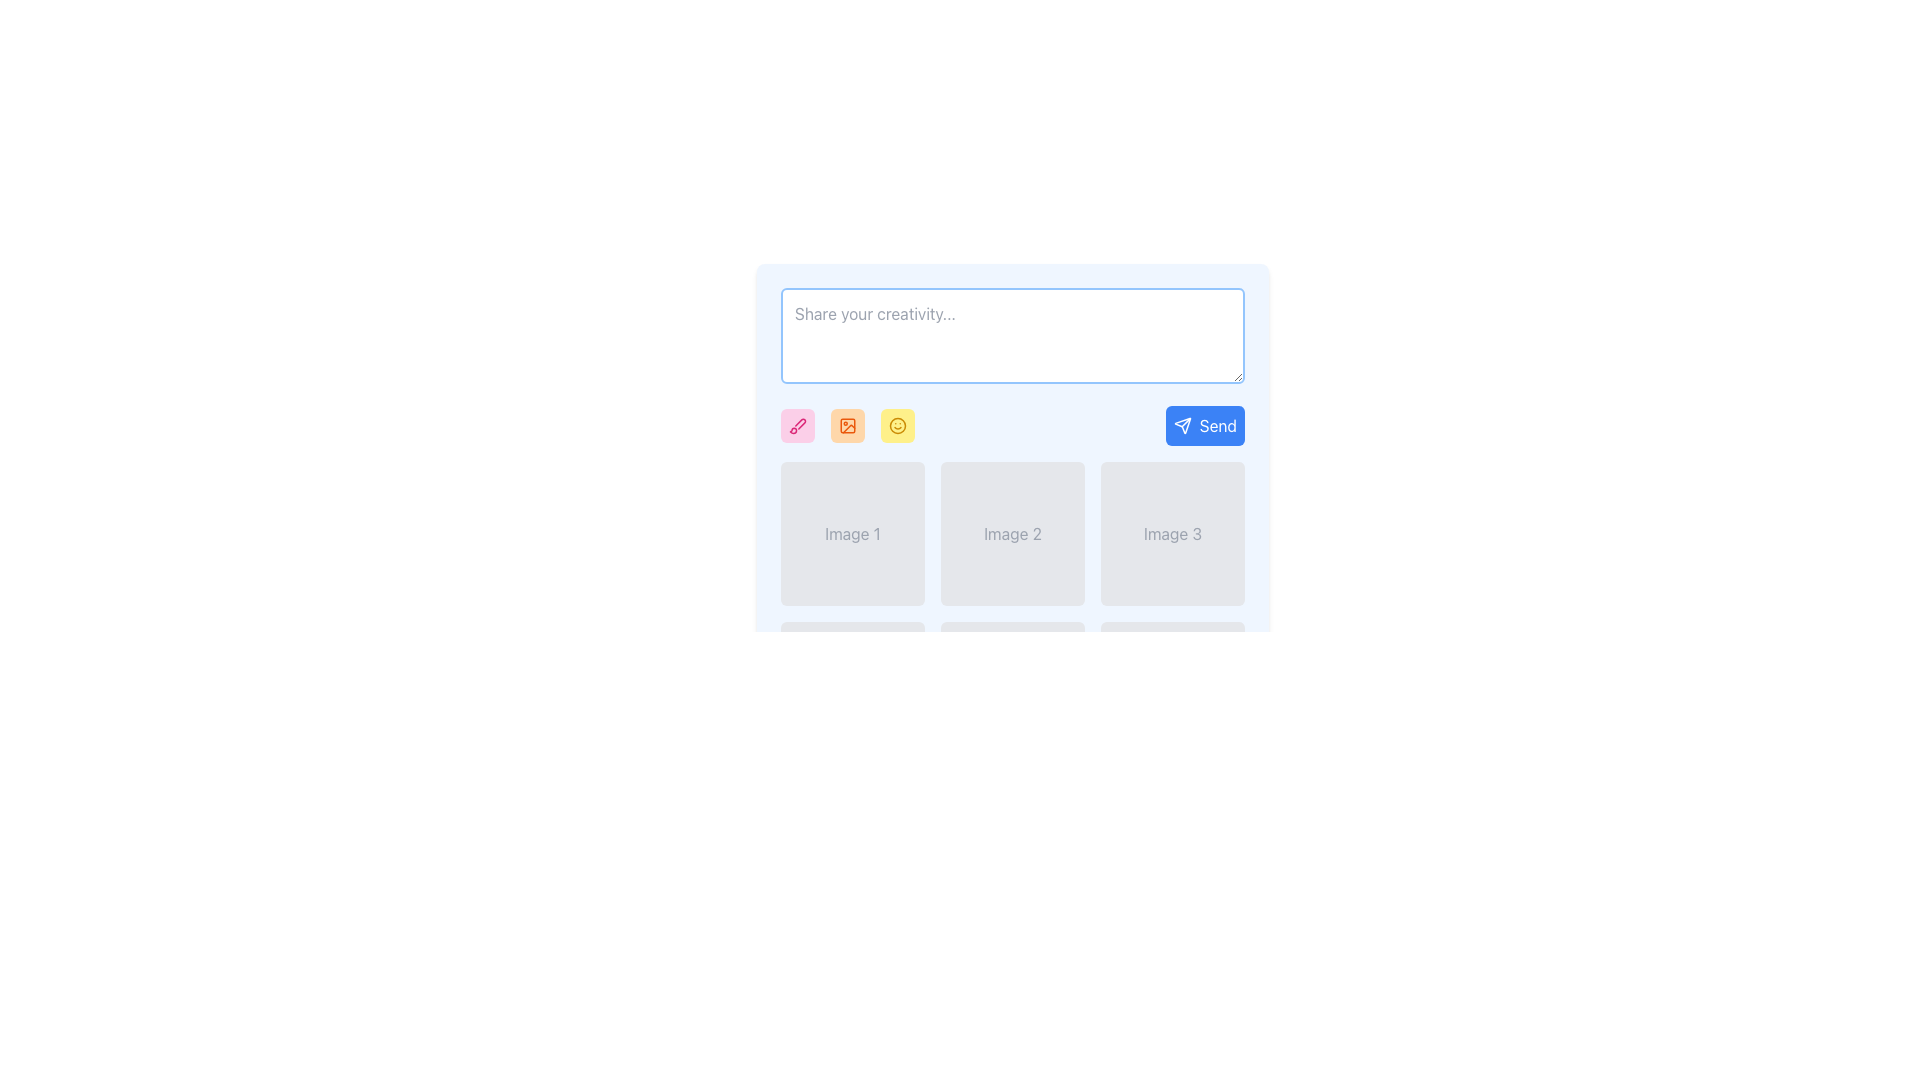 Image resolution: width=1920 pixels, height=1080 pixels. What do you see at coordinates (796, 424) in the screenshot?
I see `the paintbrush icon located second from the left in the horizontal arrangement of icons` at bounding box center [796, 424].